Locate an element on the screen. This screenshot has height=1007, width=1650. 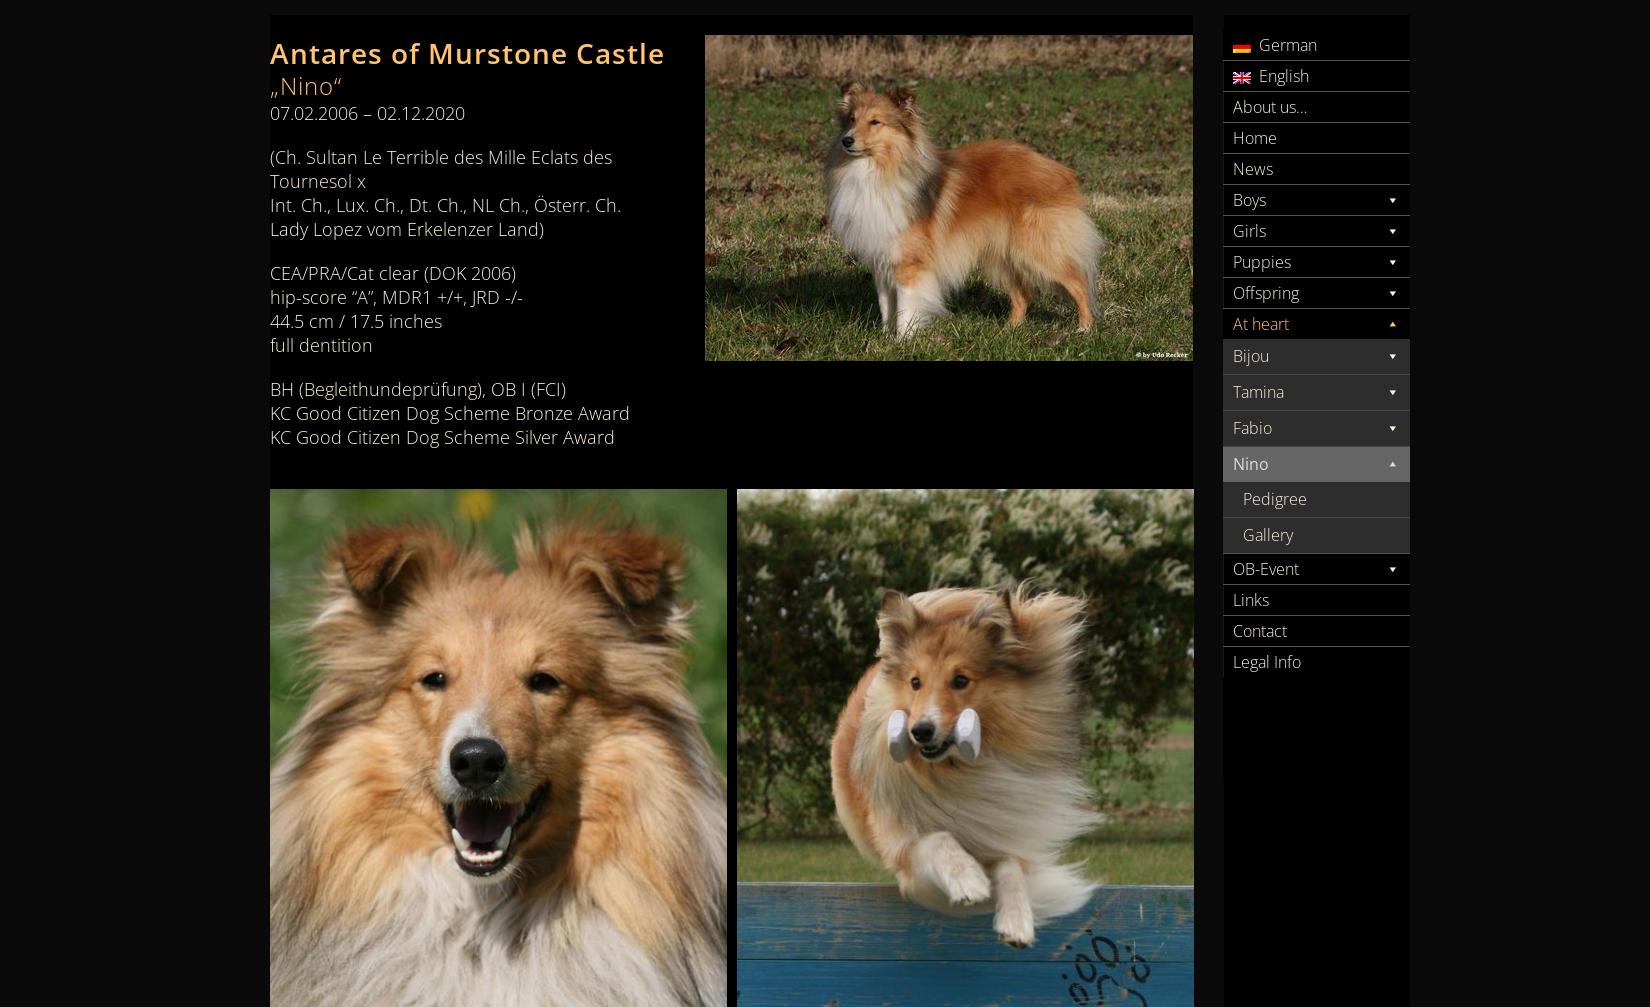
'KC Good Citizen Dog Scheme Bronze Award' is located at coordinates (448, 412).